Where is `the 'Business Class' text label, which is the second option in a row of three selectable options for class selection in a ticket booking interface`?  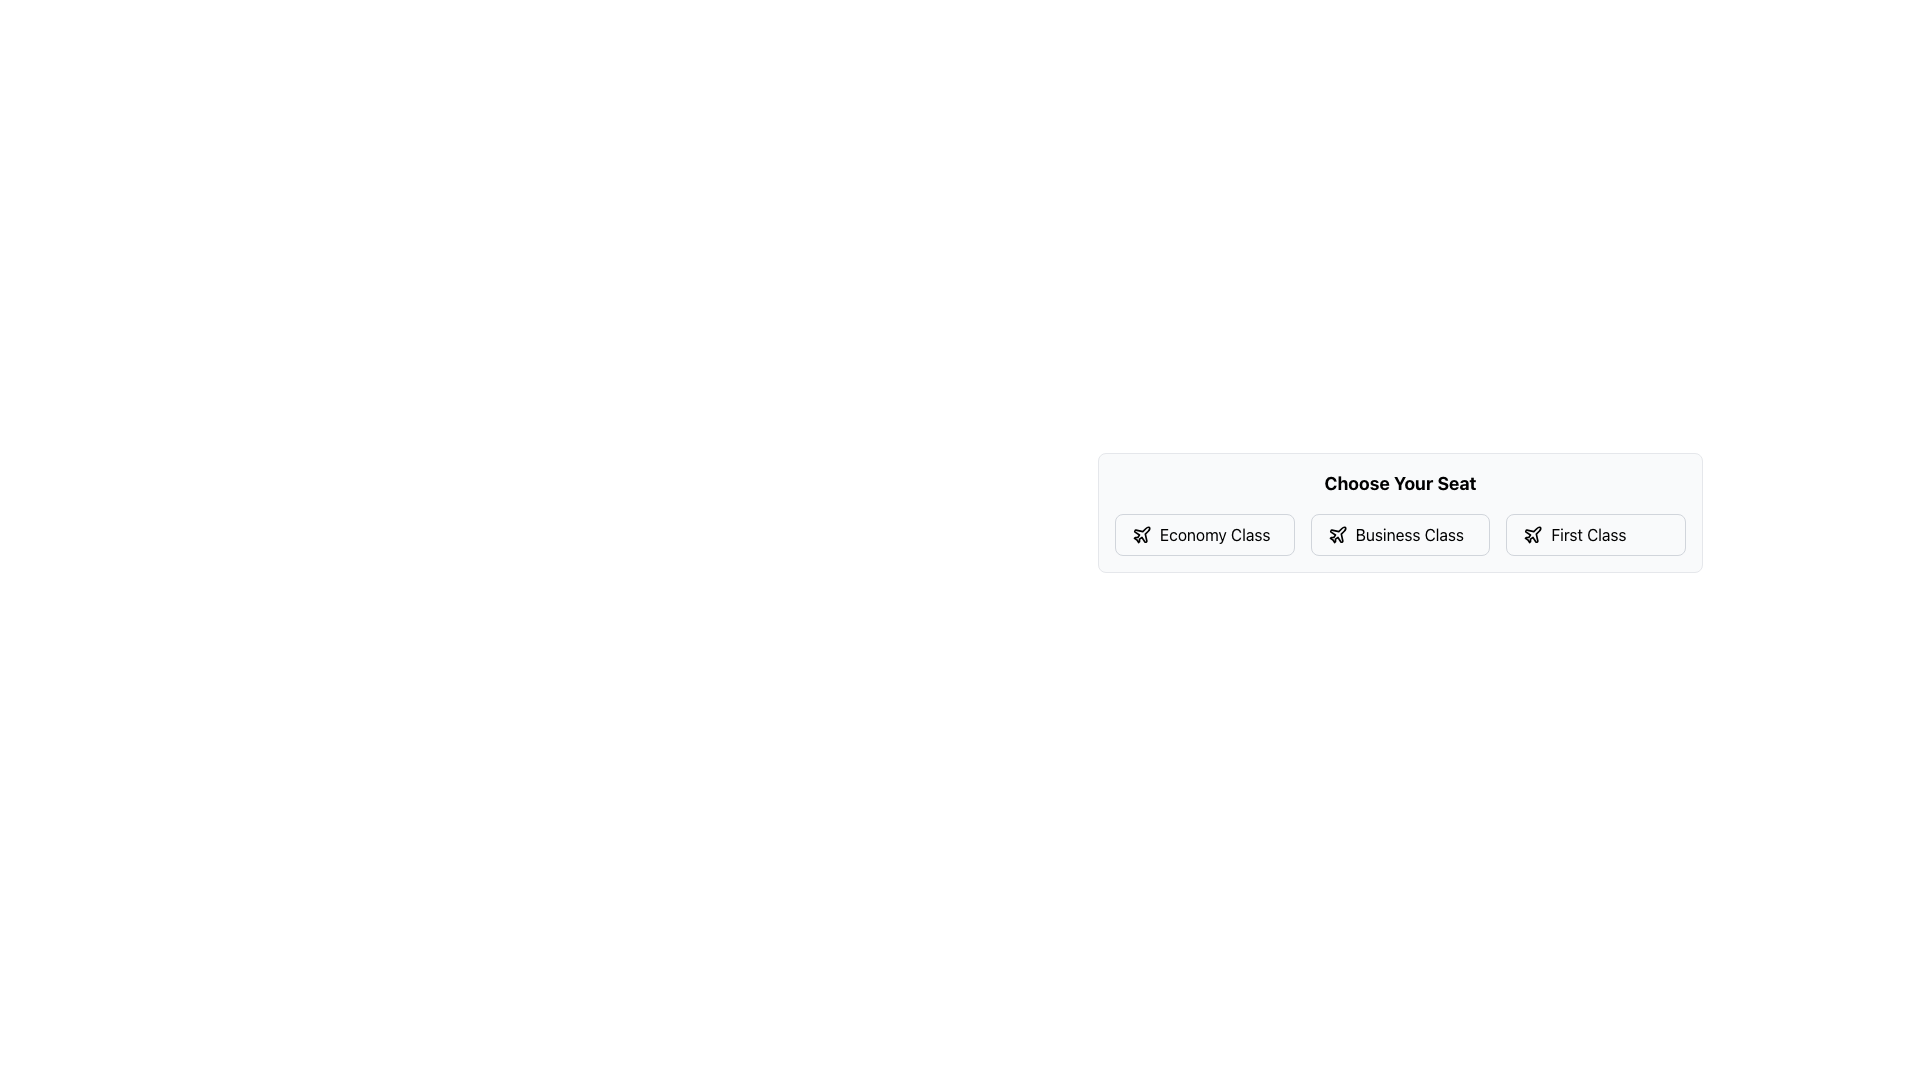
the 'Business Class' text label, which is the second option in a row of three selectable options for class selection in a ticket booking interface is located at coordinates (1408, 534).